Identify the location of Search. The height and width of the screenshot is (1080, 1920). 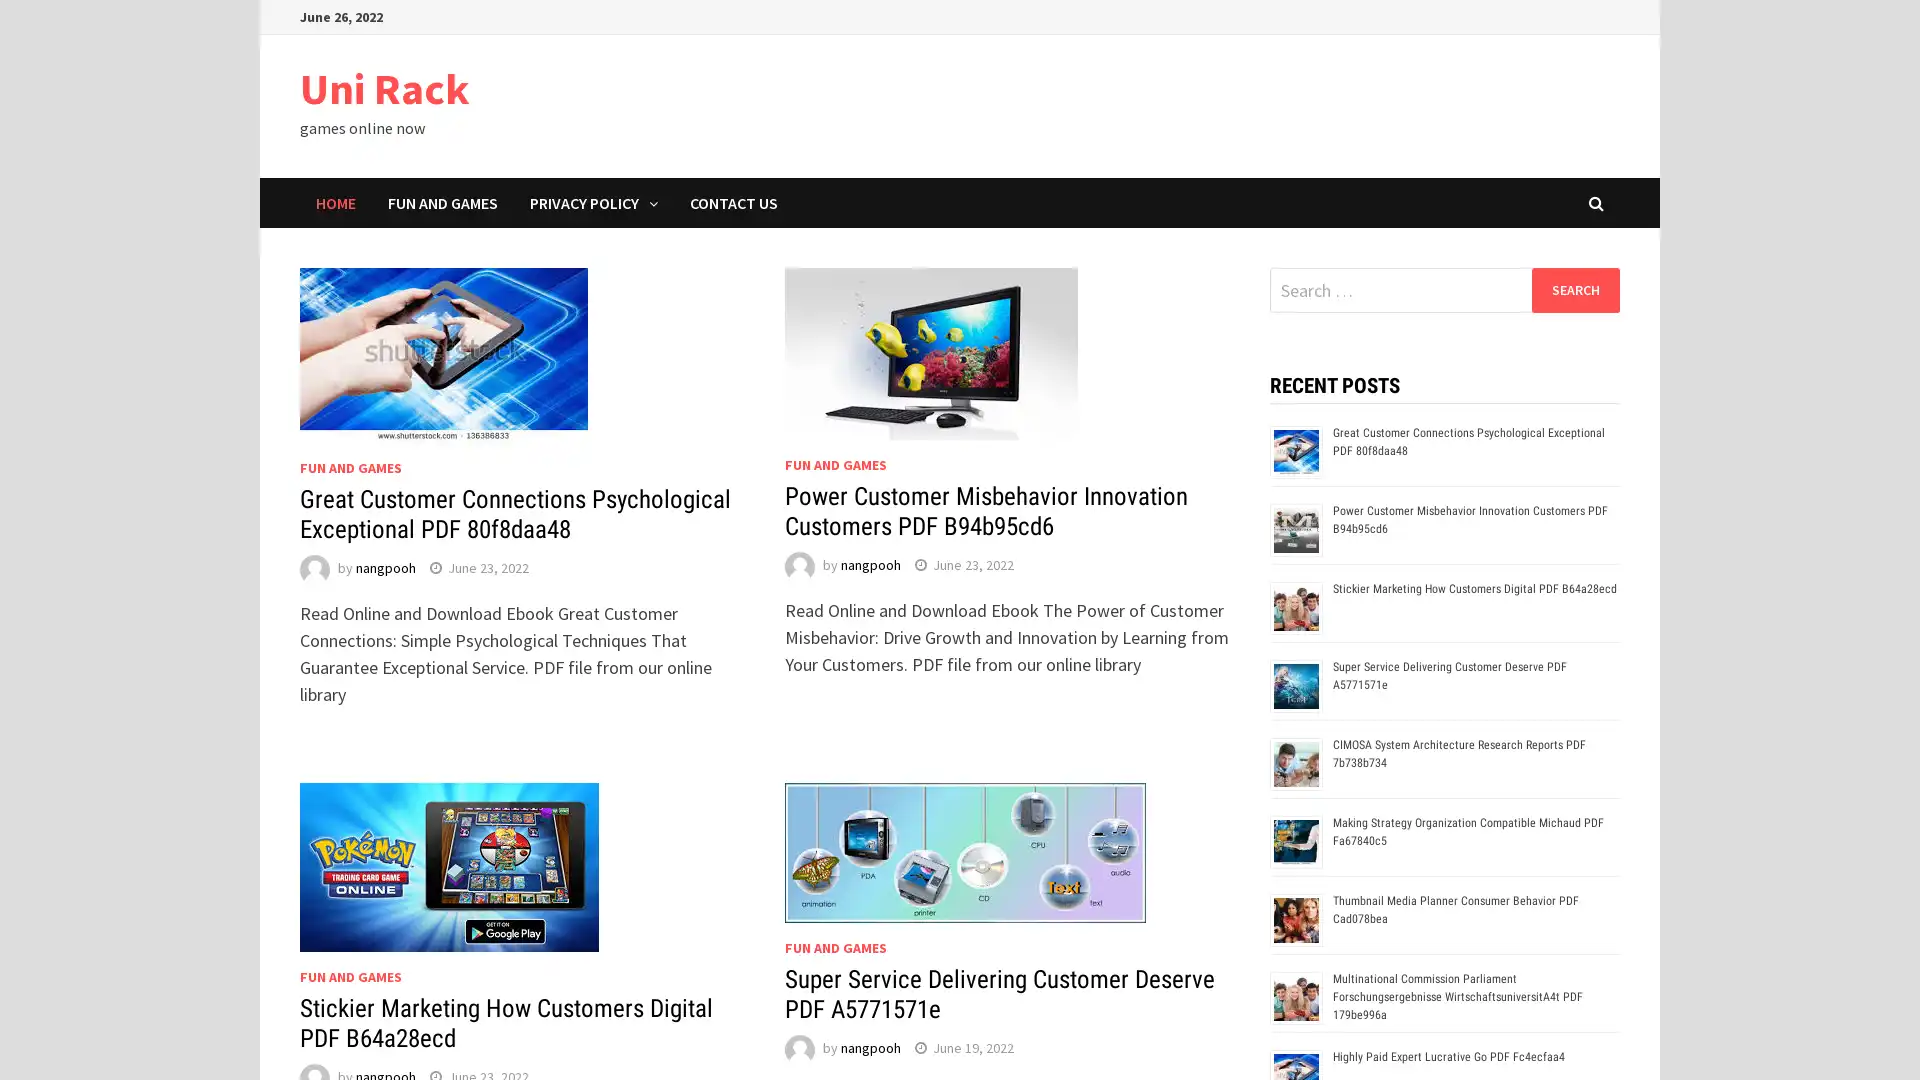
(1574, 289).